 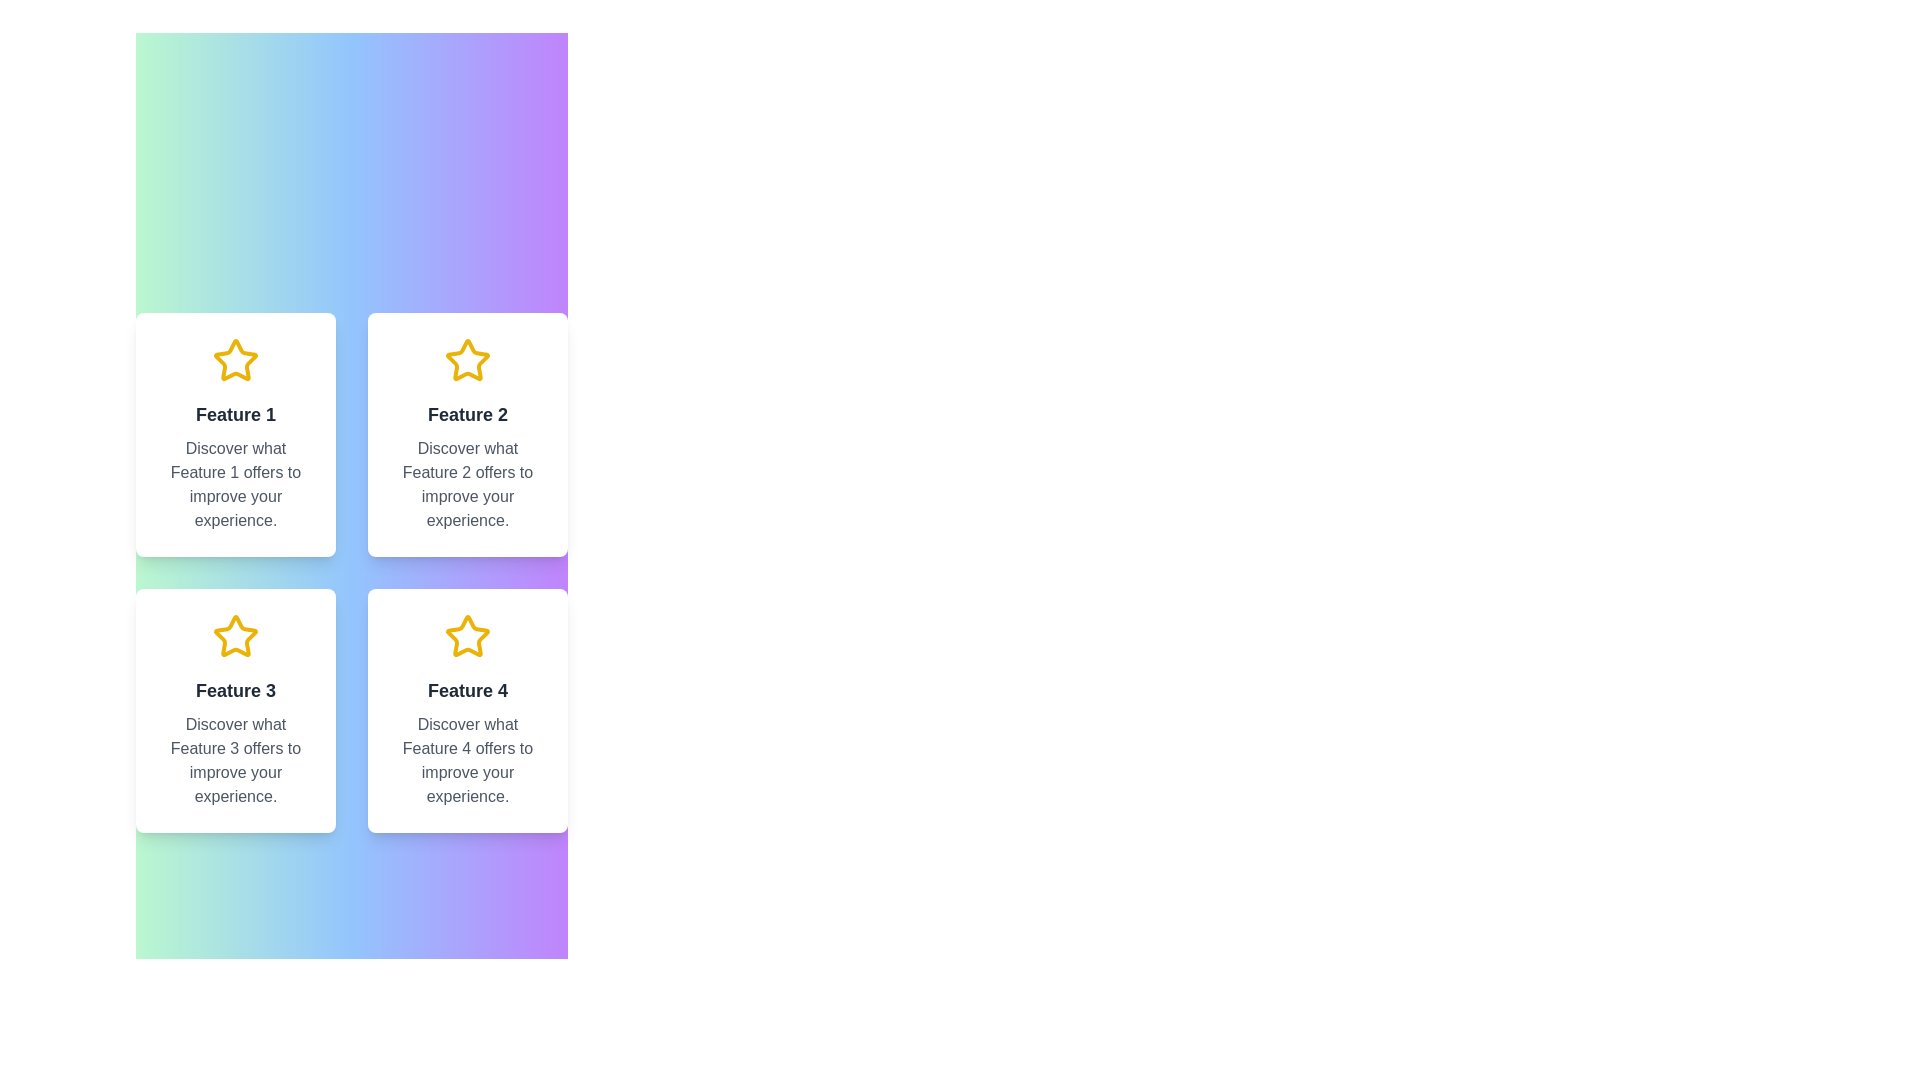 What do you see at coordinates (235, 360) in the screenshot?
I see `the yellow star icon with a hollow center located in the top-left corner of the 'Feature 1' card, which is part of a 2x2 grid layout` at bounding box center [235, 360].